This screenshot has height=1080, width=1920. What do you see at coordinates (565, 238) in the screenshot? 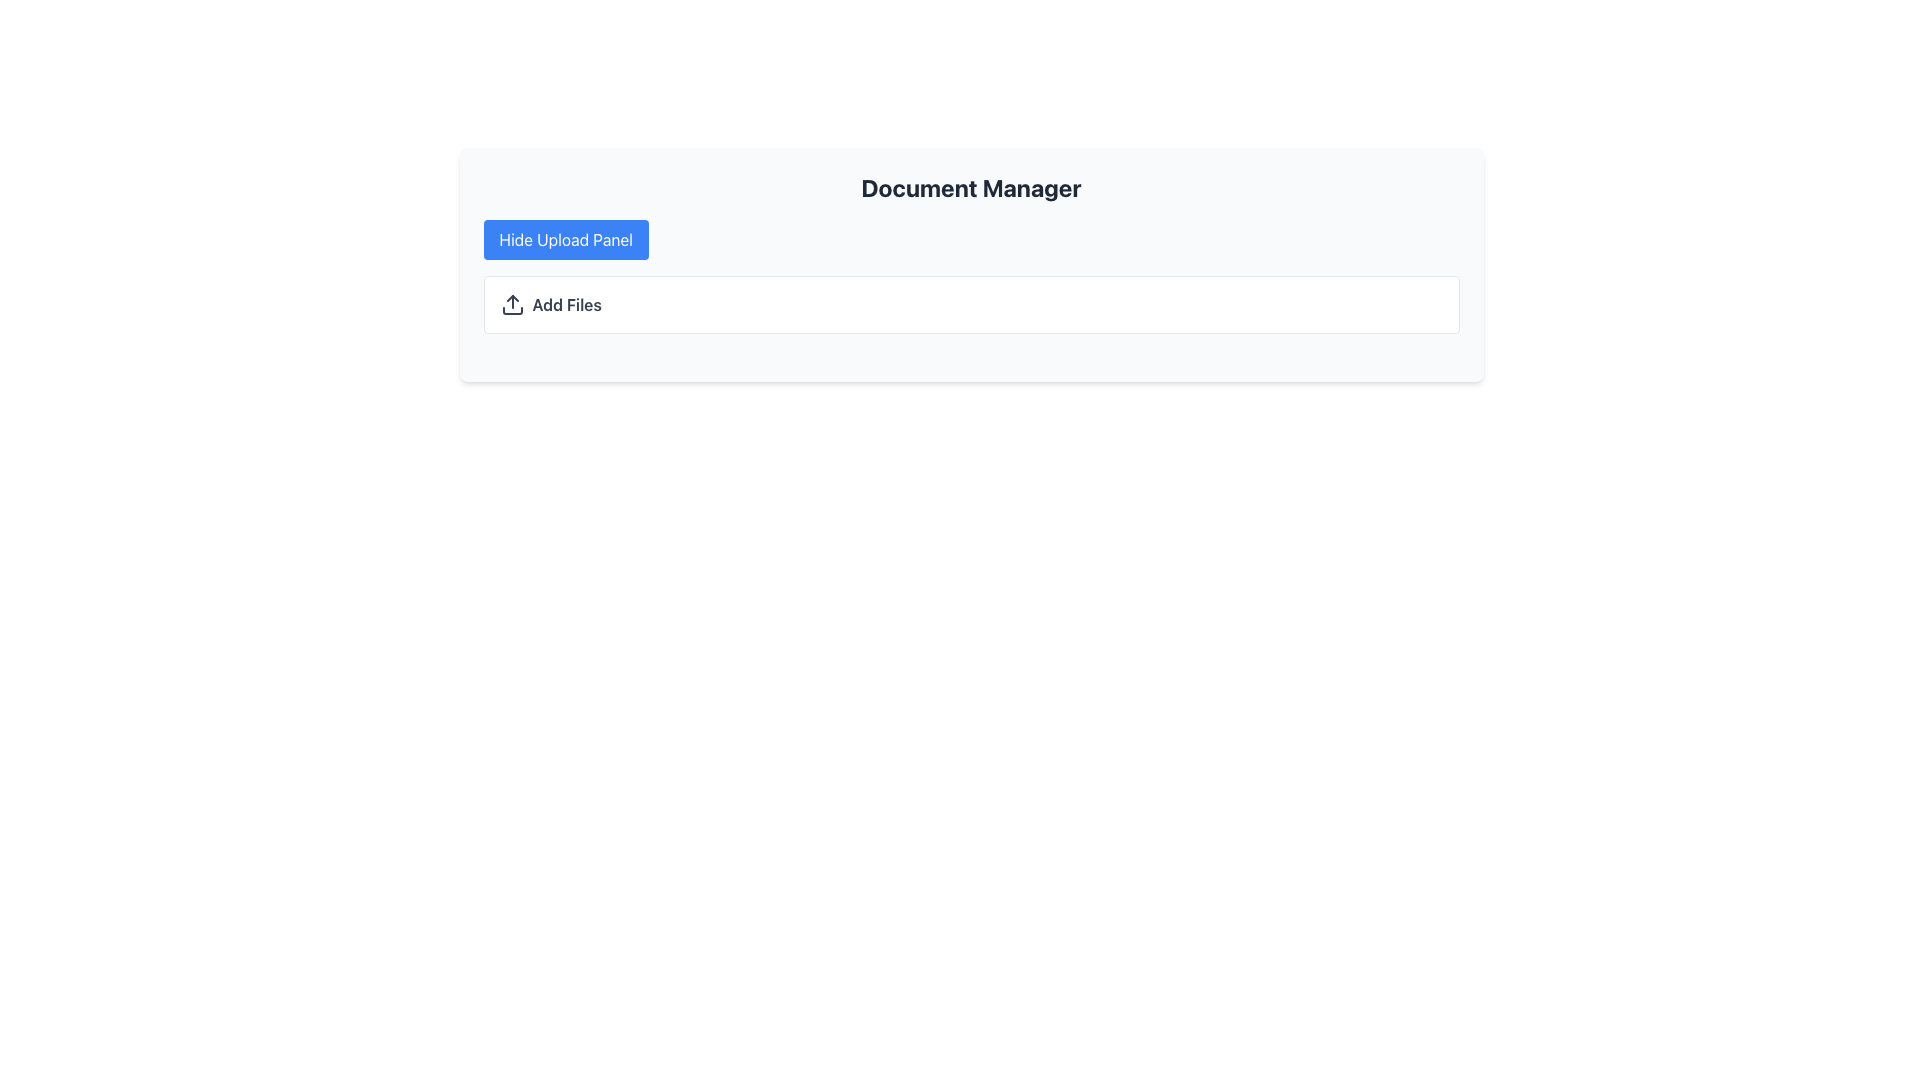
I see `the toggle button located near the top-left corner of the 'Document Manager' panel to hide the upload panel` at bounding box center [565, 238].